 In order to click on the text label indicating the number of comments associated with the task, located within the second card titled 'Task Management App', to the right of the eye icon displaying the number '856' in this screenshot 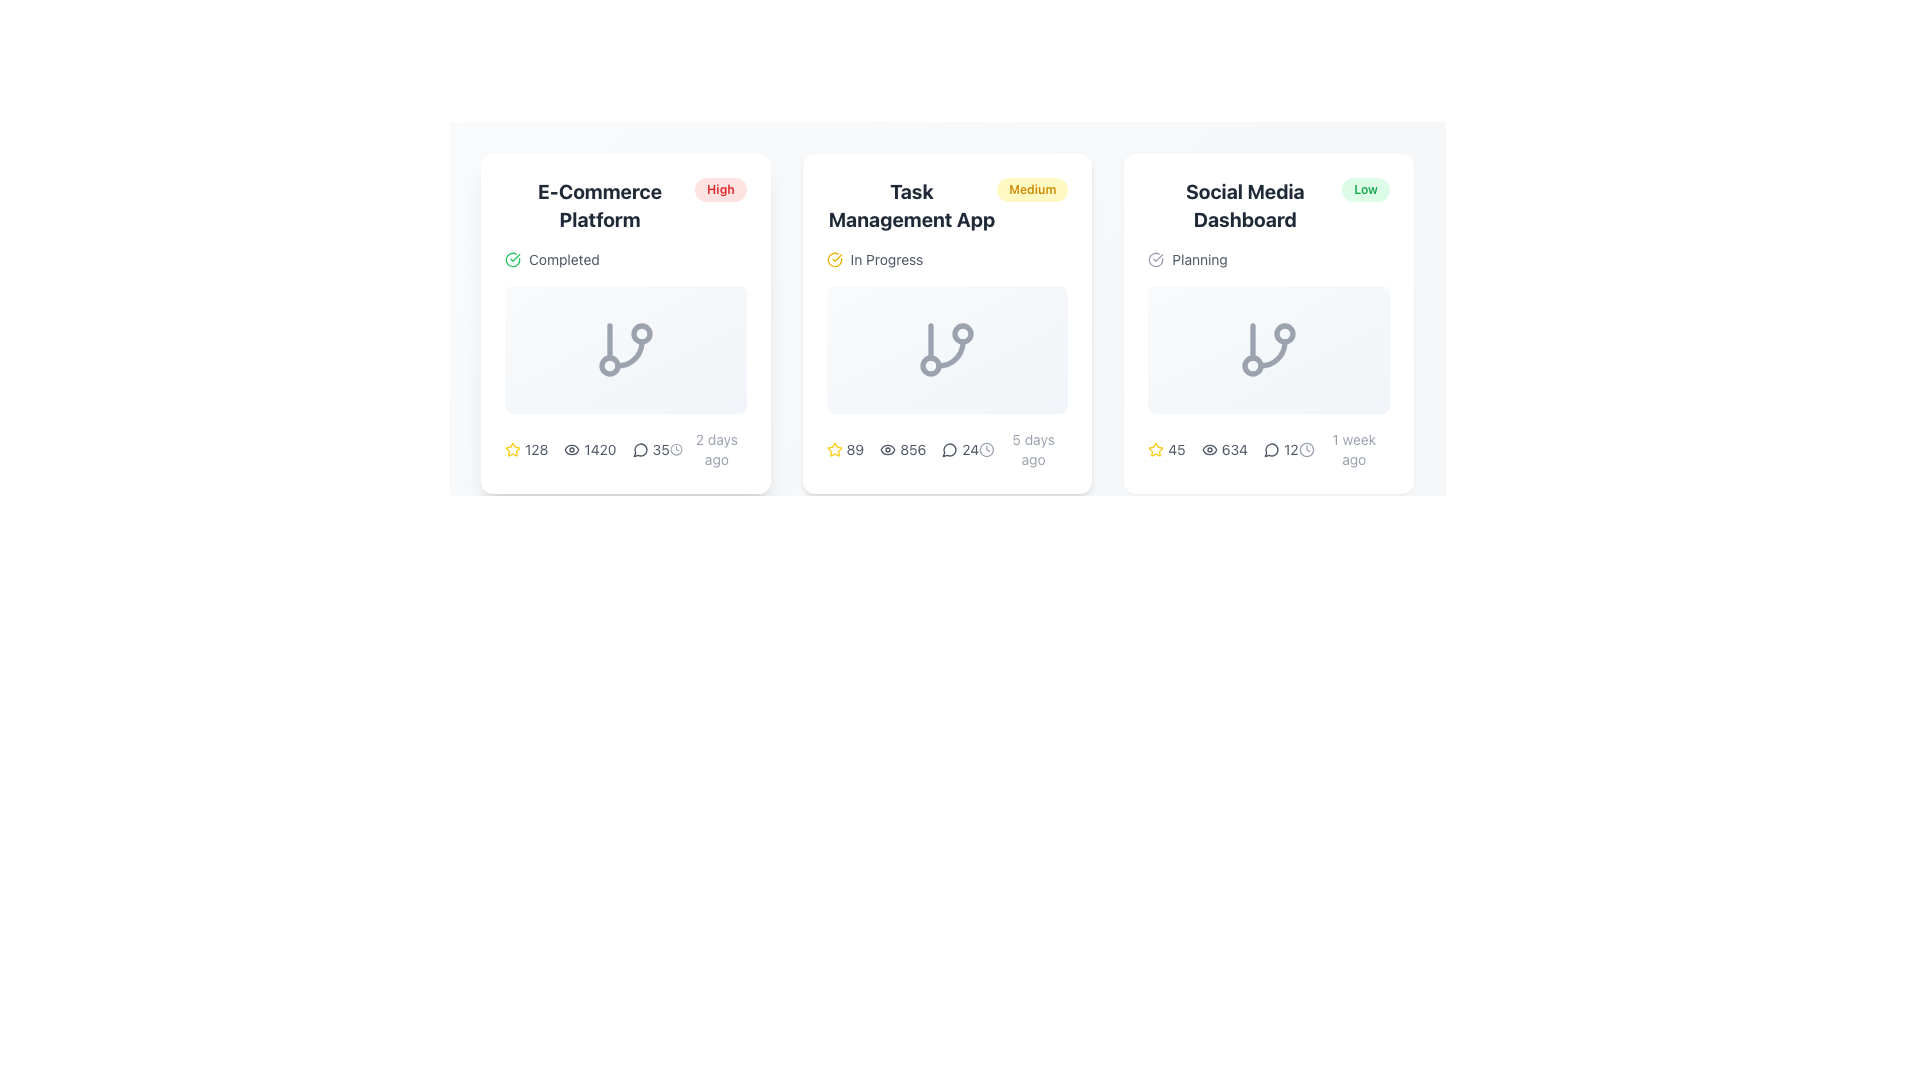, I will do `click(970, 450)`.